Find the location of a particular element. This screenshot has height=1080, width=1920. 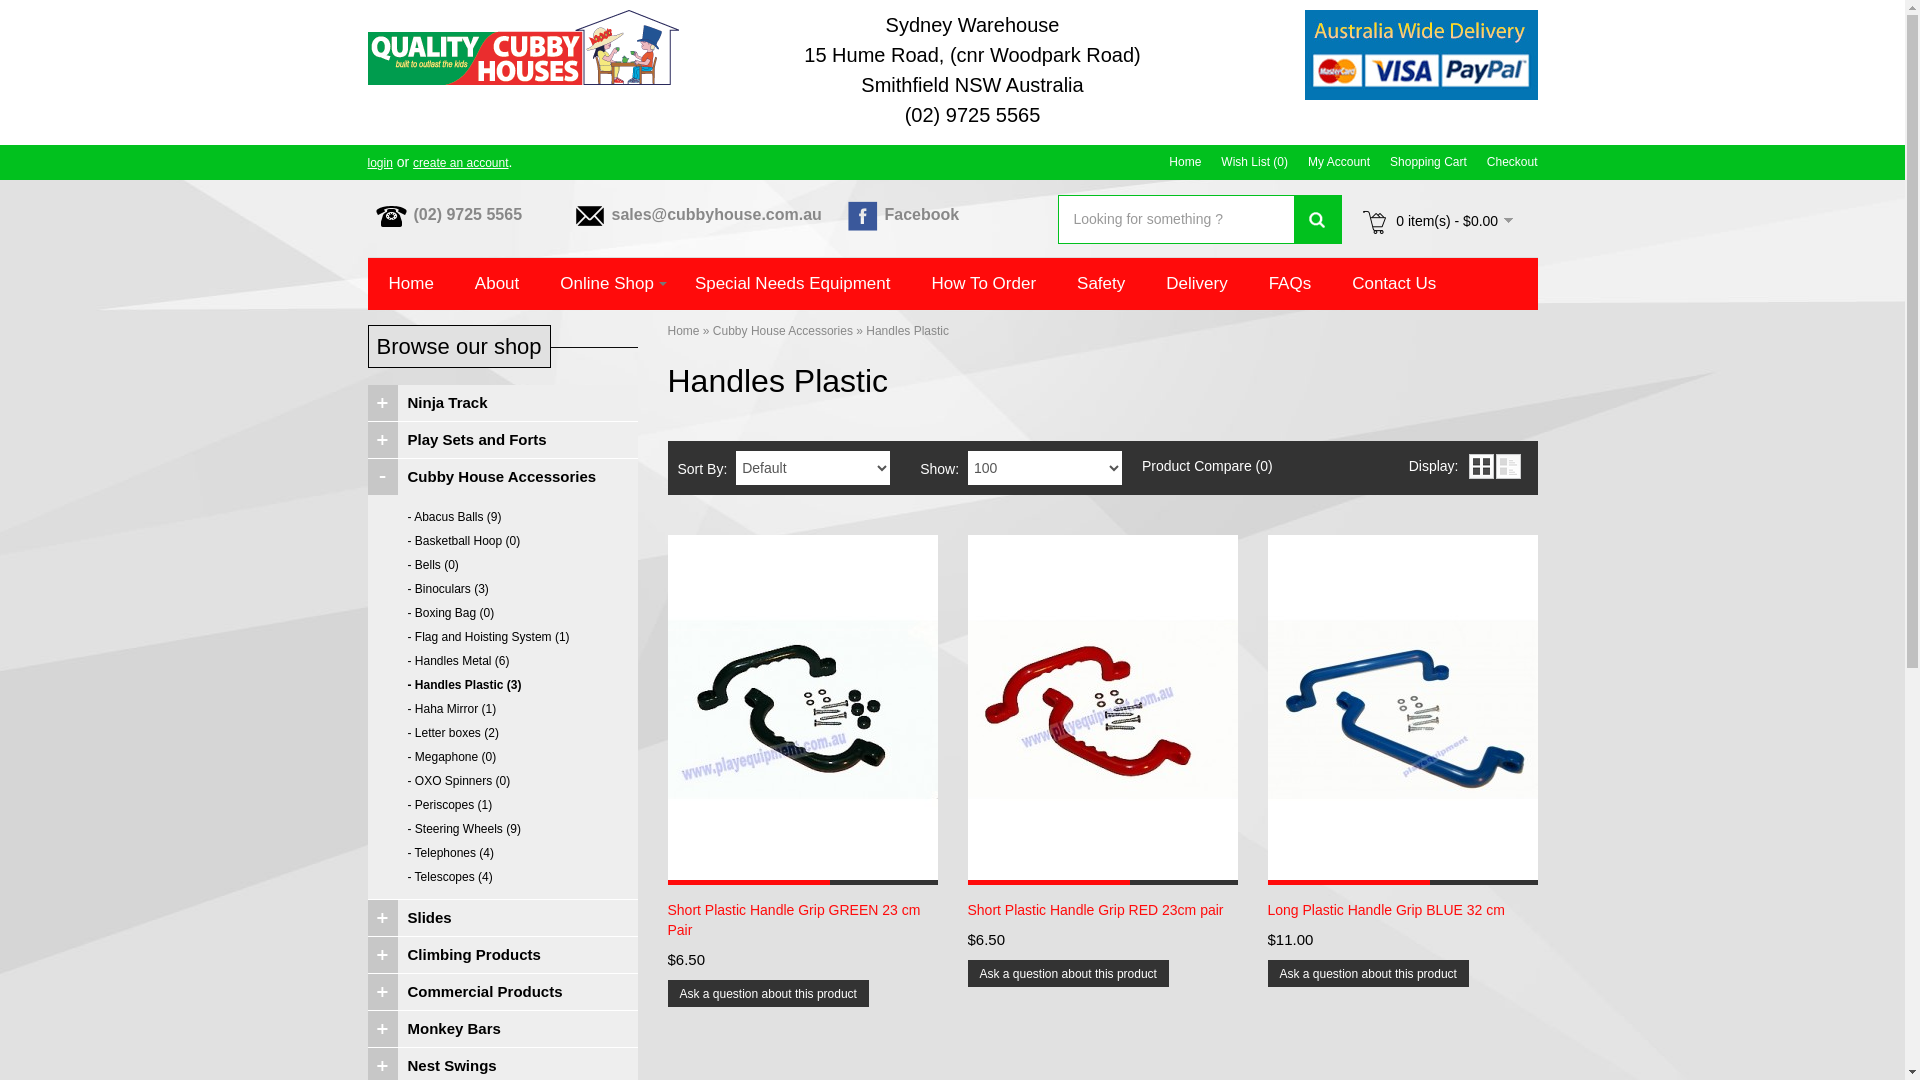

'- Handles Metal (6)' is located at coordinates (368, 660).